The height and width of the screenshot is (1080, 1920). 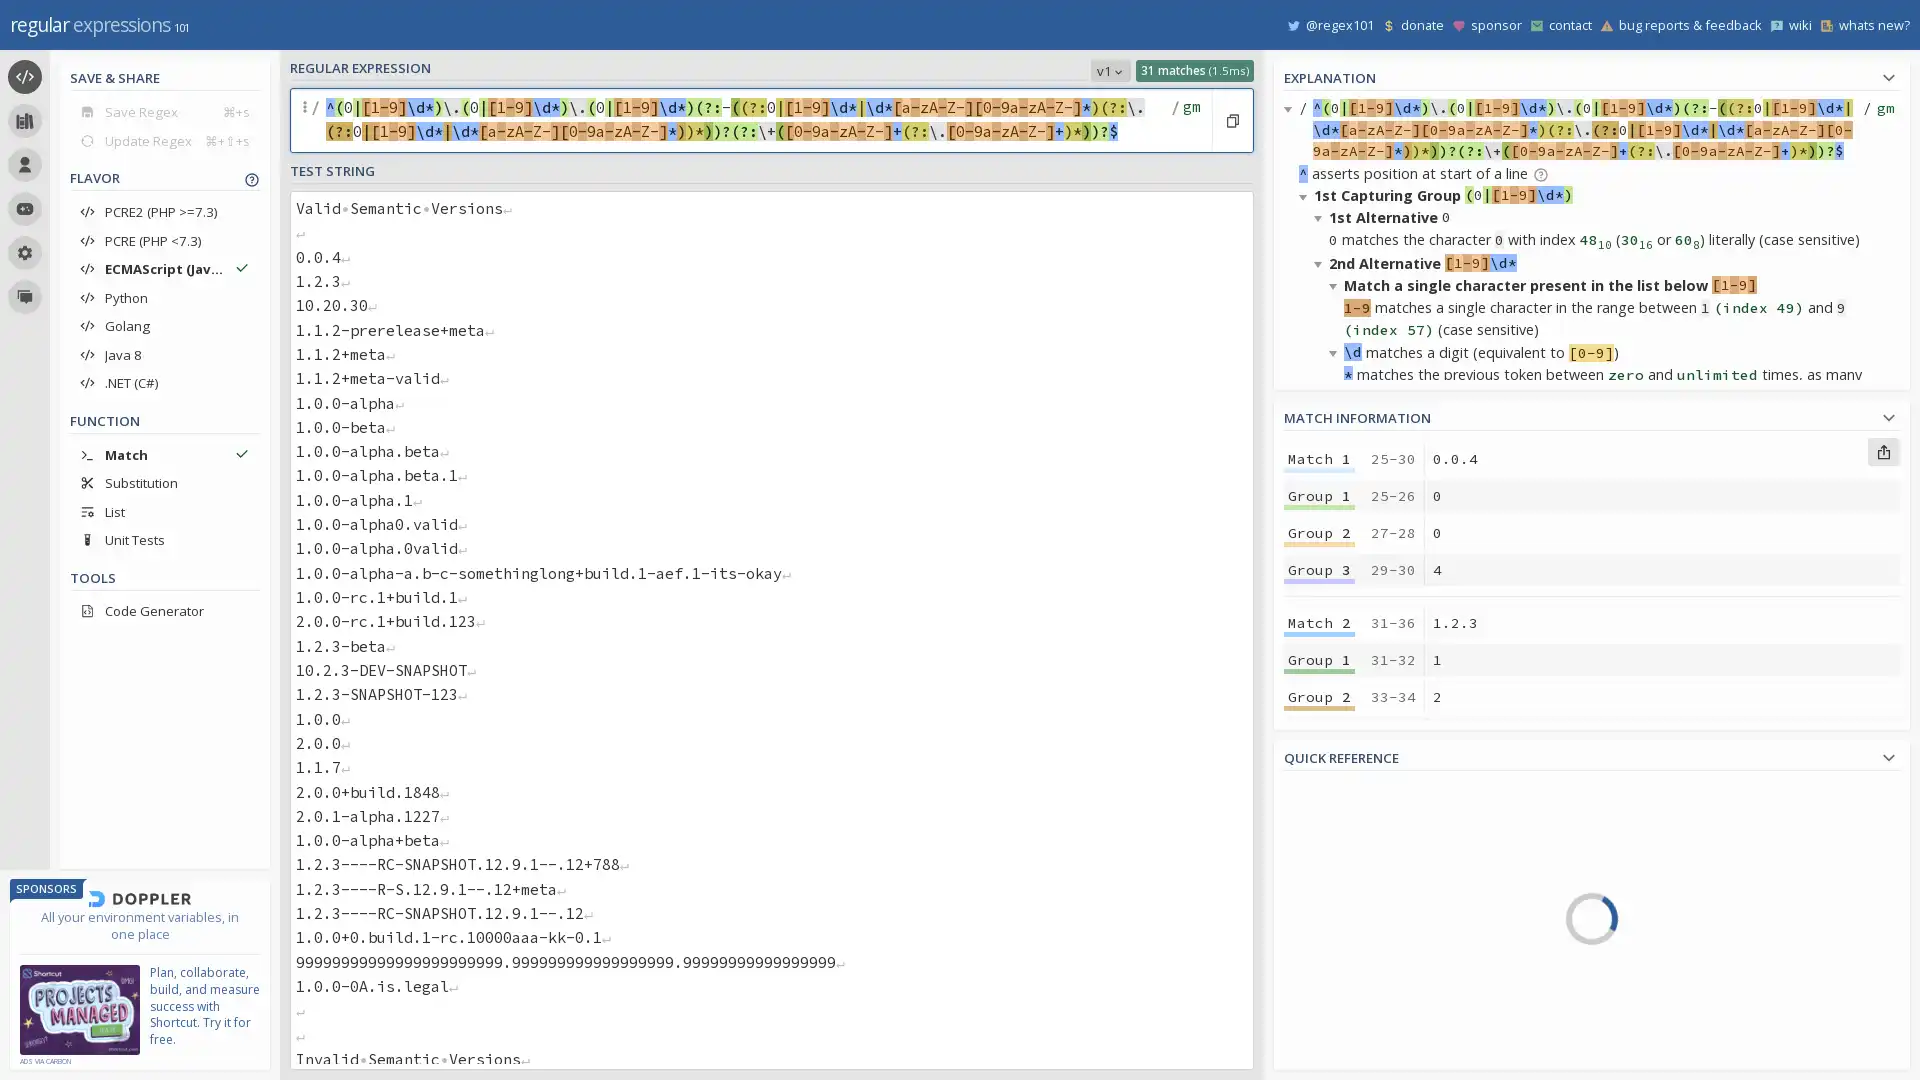 I want to click on A character except: a, b or c [^abc], so click(x=1691, y=820).